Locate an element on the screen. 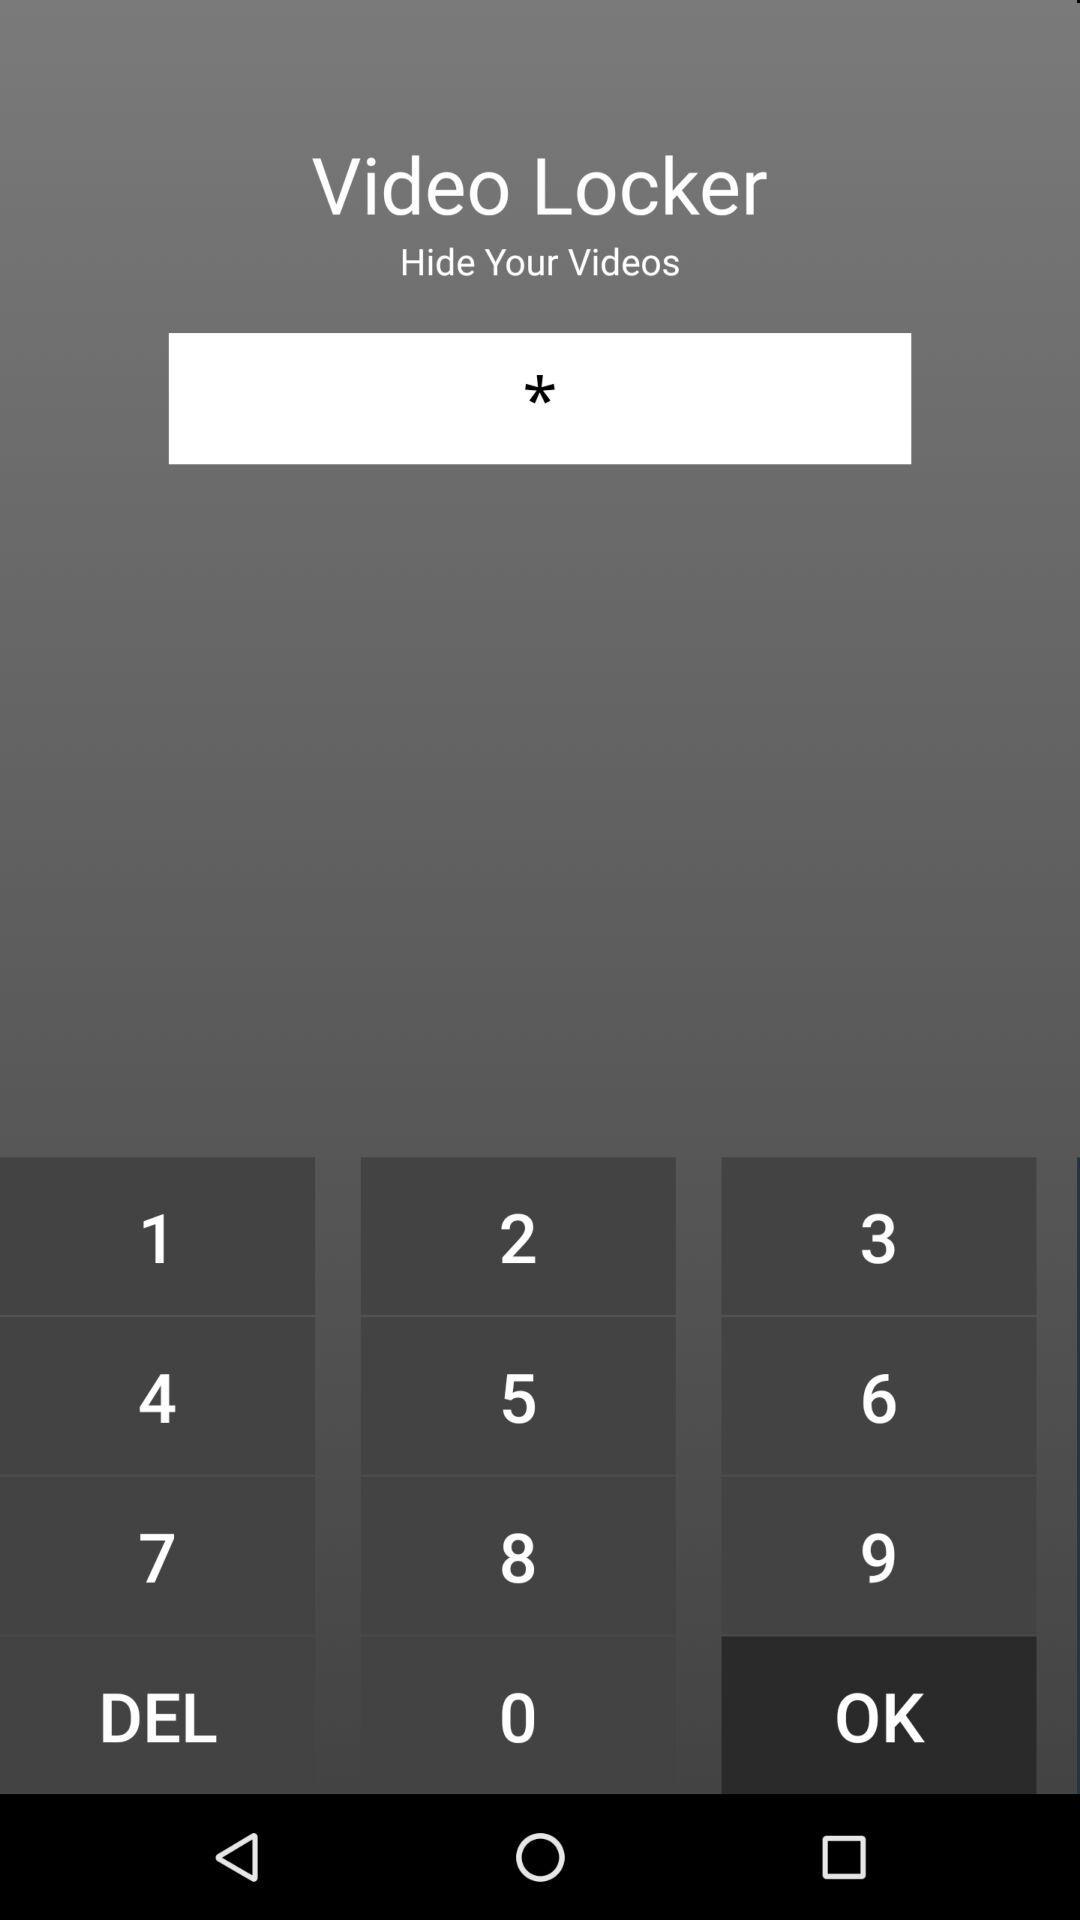  item to the left of 6 icon is located at coordinates (517, 1554).